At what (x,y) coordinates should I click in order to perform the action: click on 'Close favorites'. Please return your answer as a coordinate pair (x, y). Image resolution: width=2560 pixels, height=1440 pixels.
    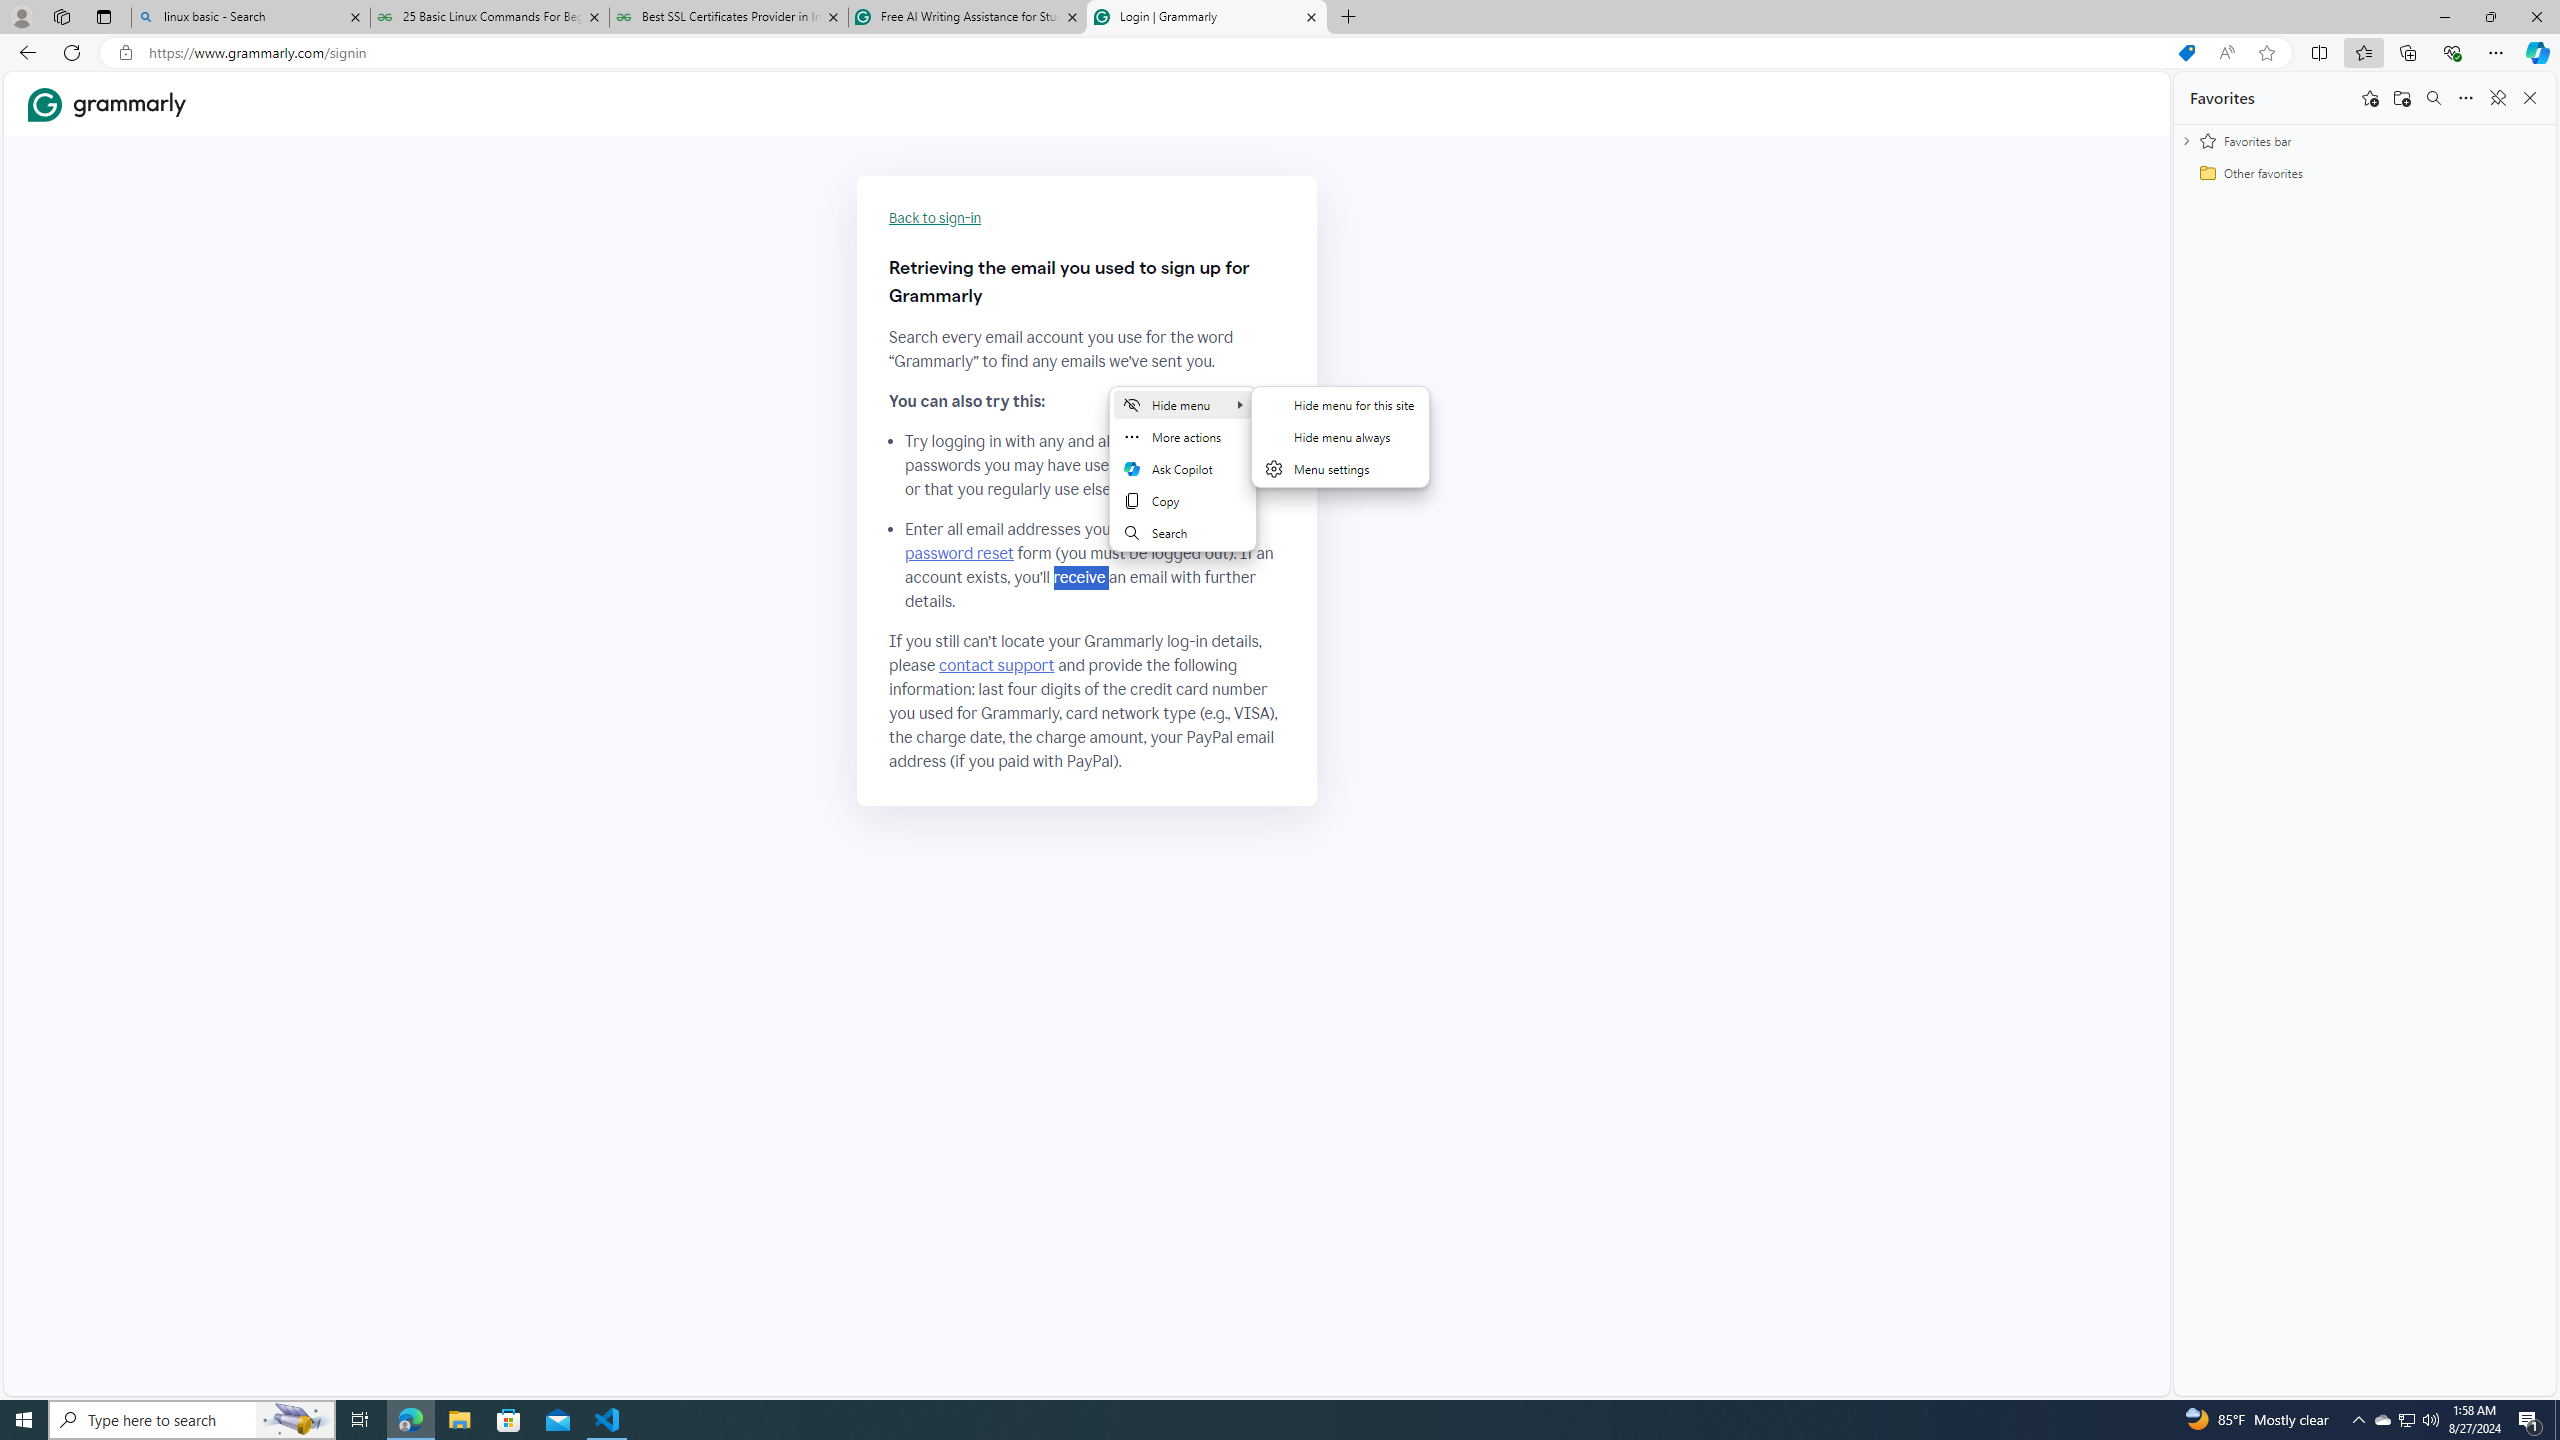
    Looking at the image, I should click on (2530, 96).